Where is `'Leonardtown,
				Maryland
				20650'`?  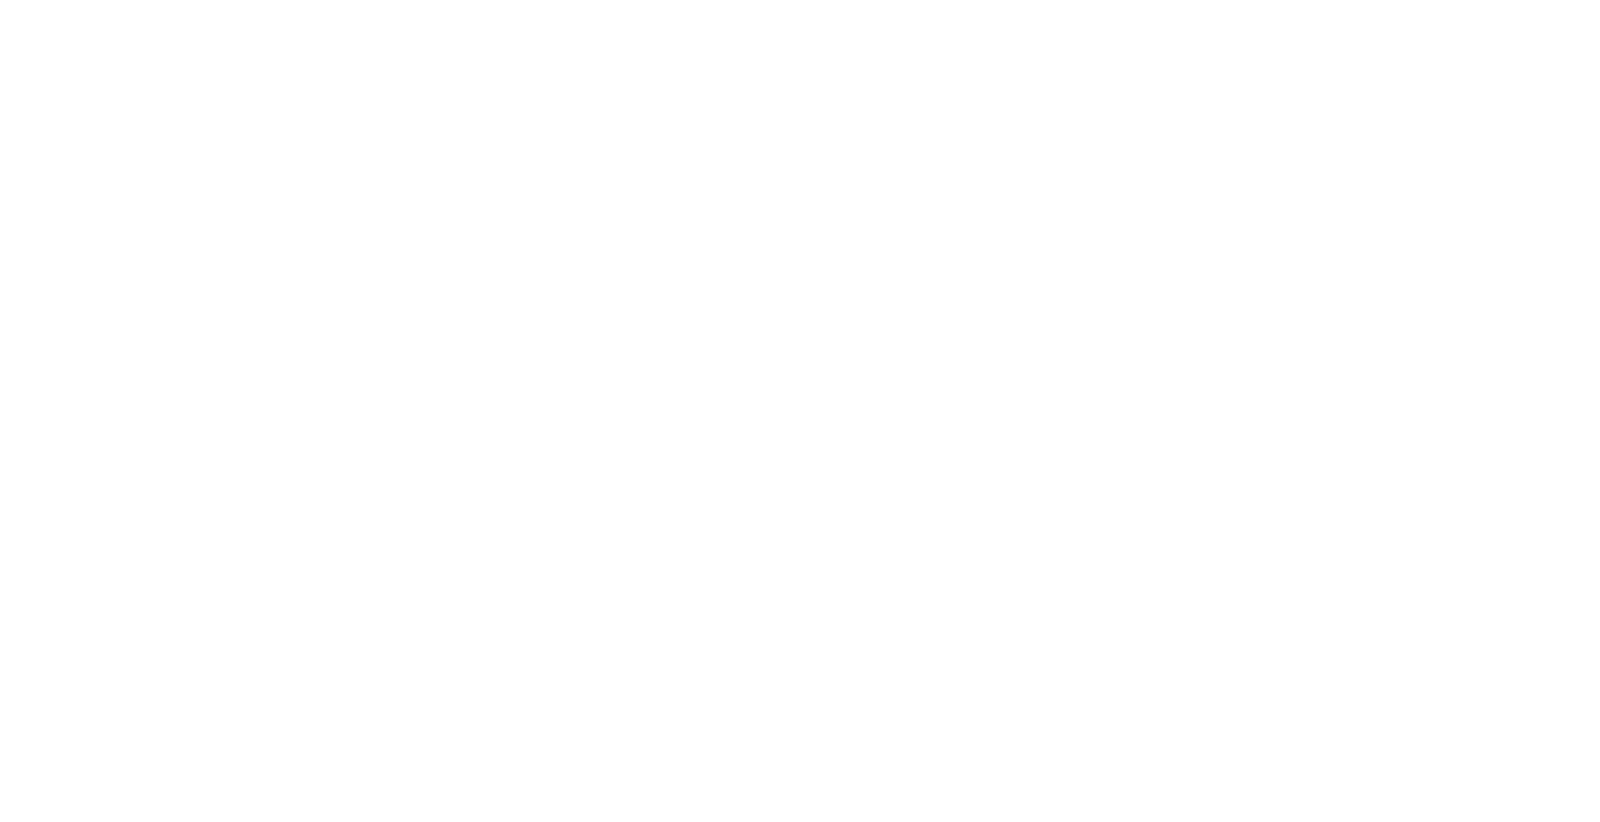 'Leonardtown,
				Maryland
				20650' is located at coordinates (850, 326).